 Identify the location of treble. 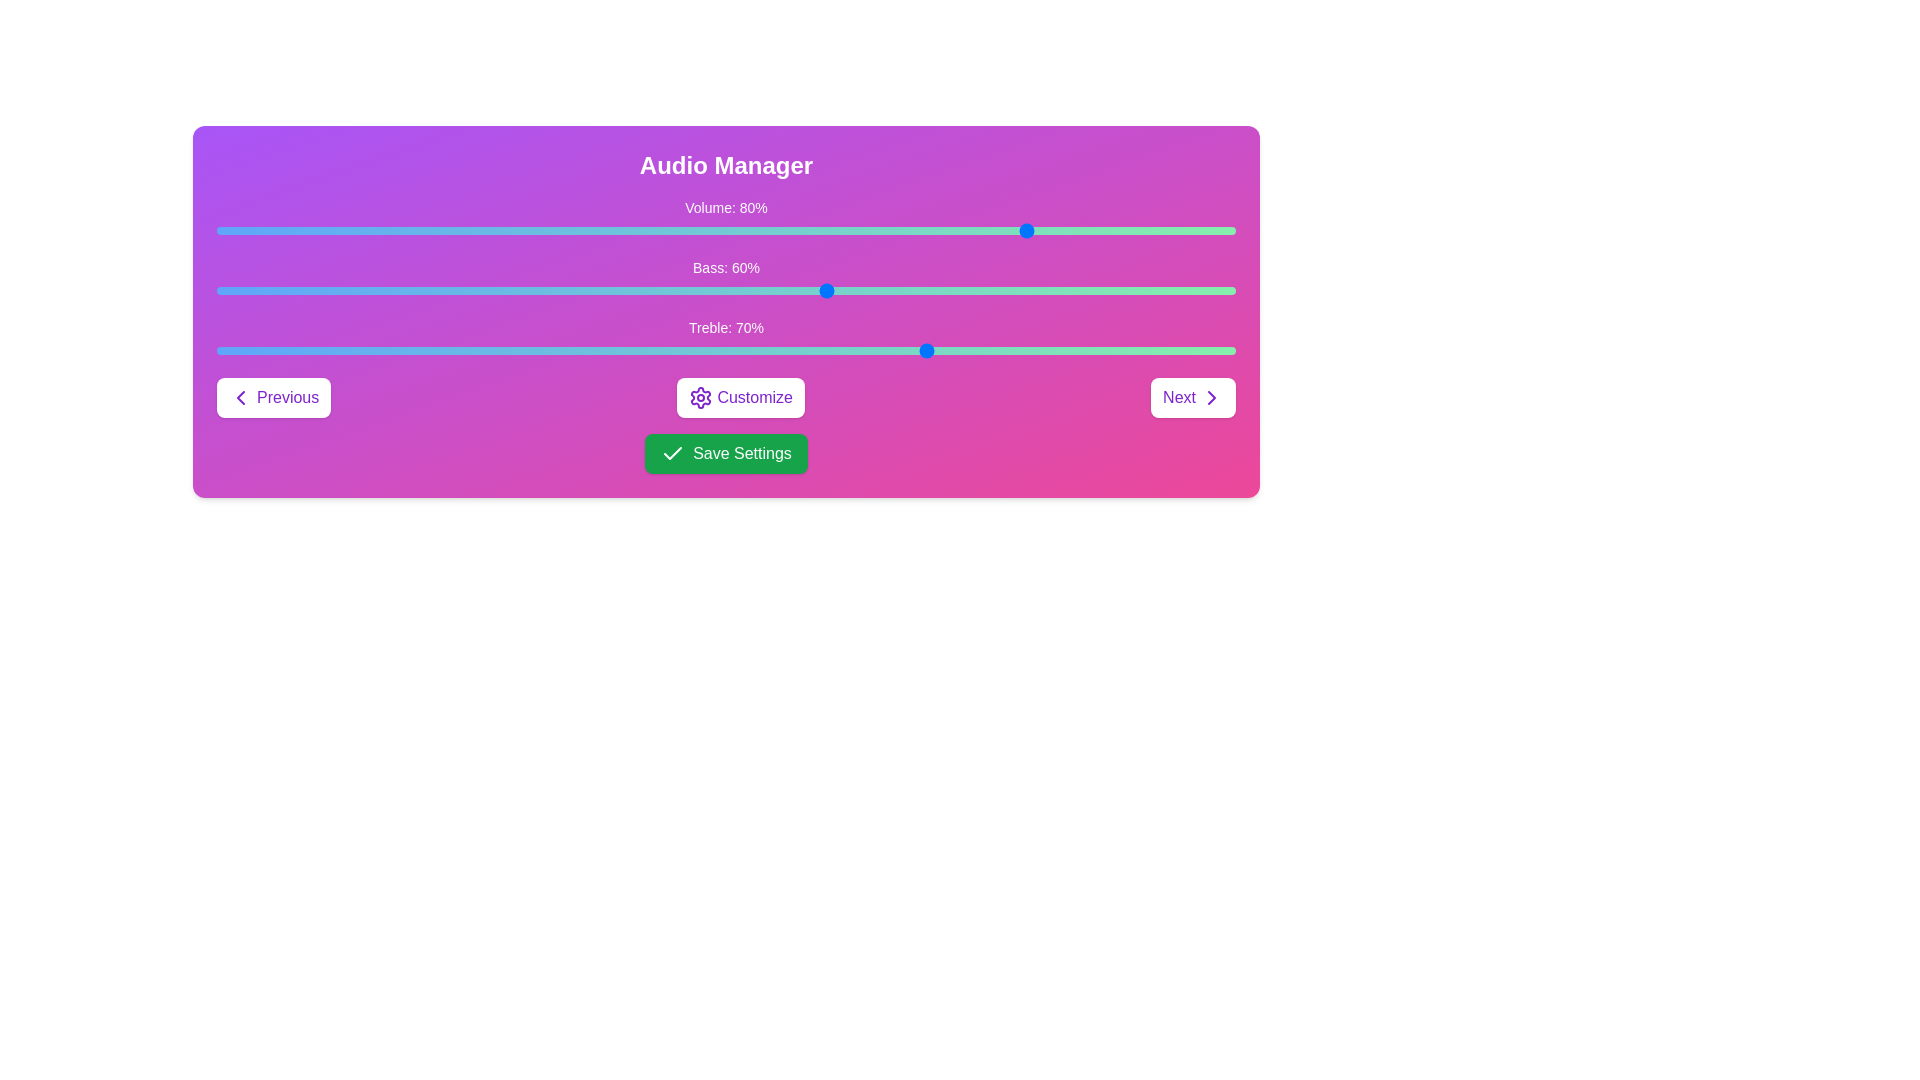
(359, 350).